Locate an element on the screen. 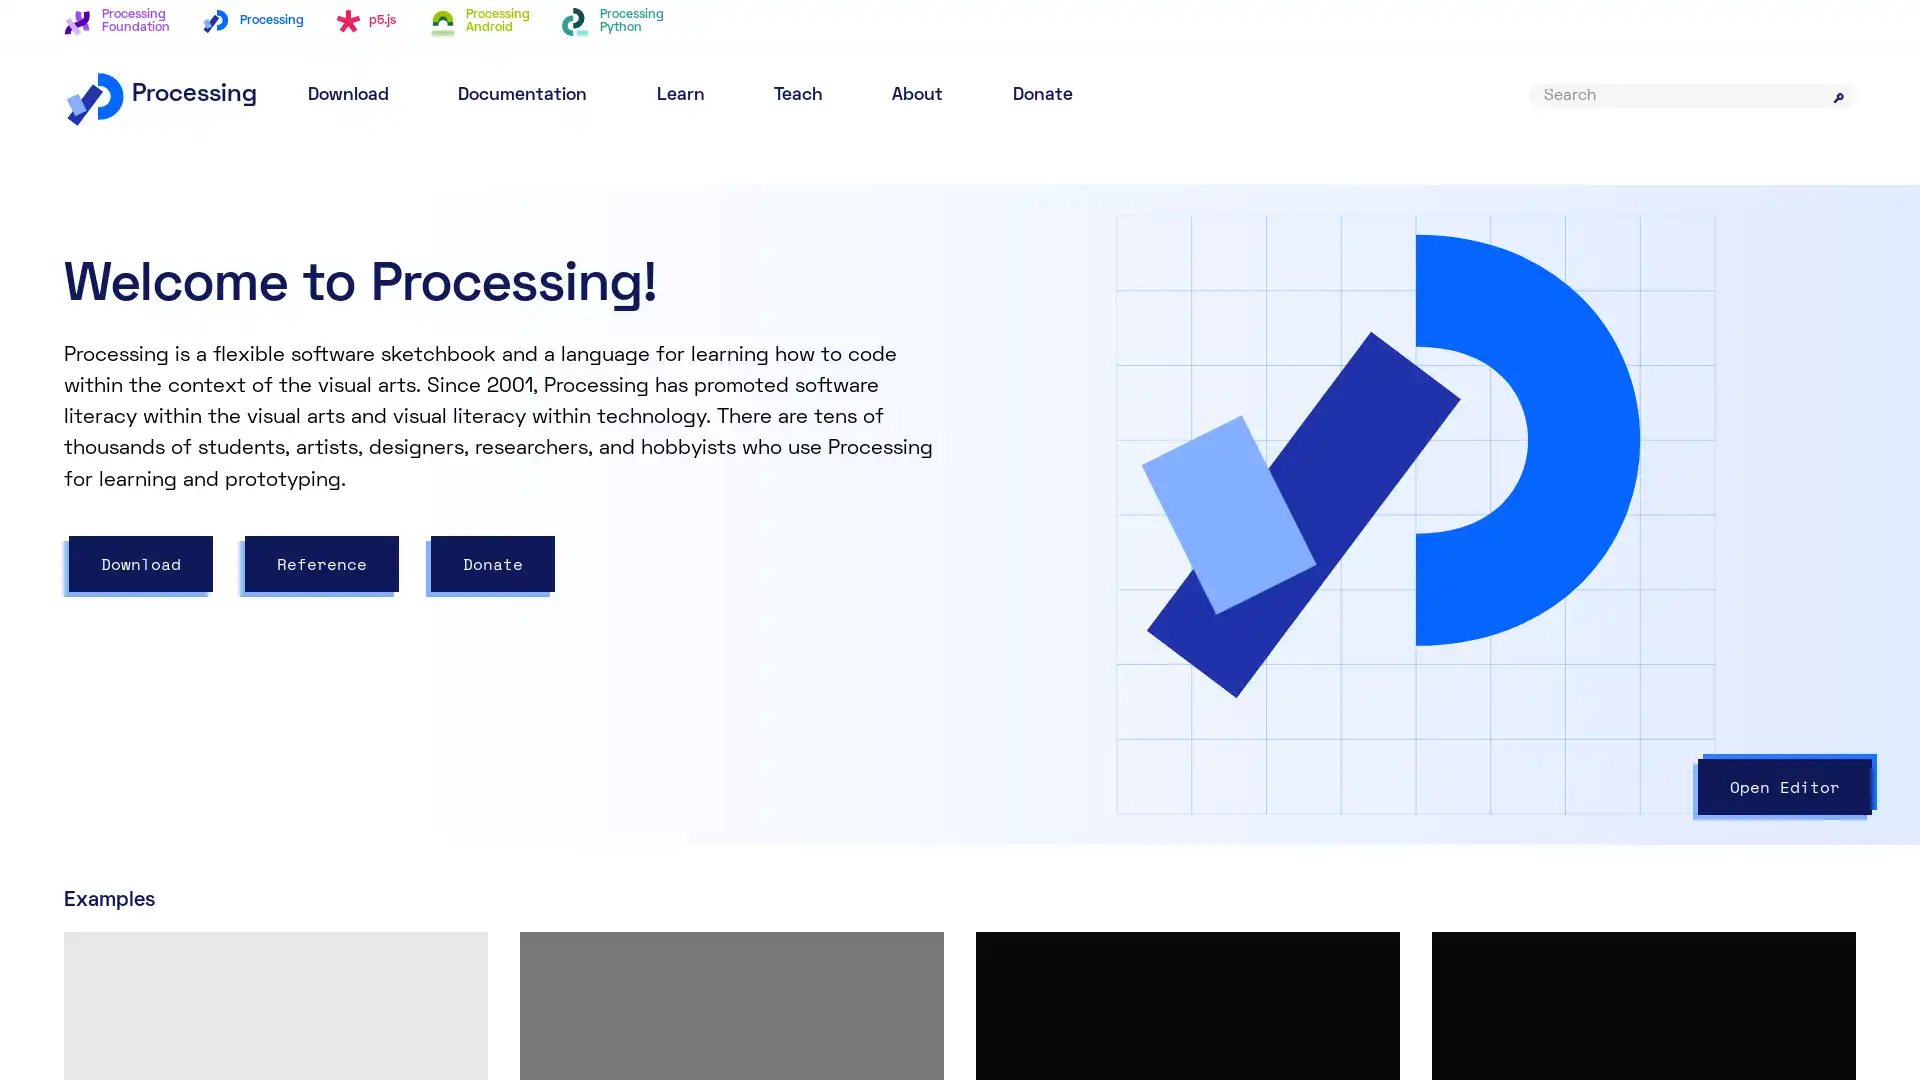  change position is located at coordinates (1066, 616).